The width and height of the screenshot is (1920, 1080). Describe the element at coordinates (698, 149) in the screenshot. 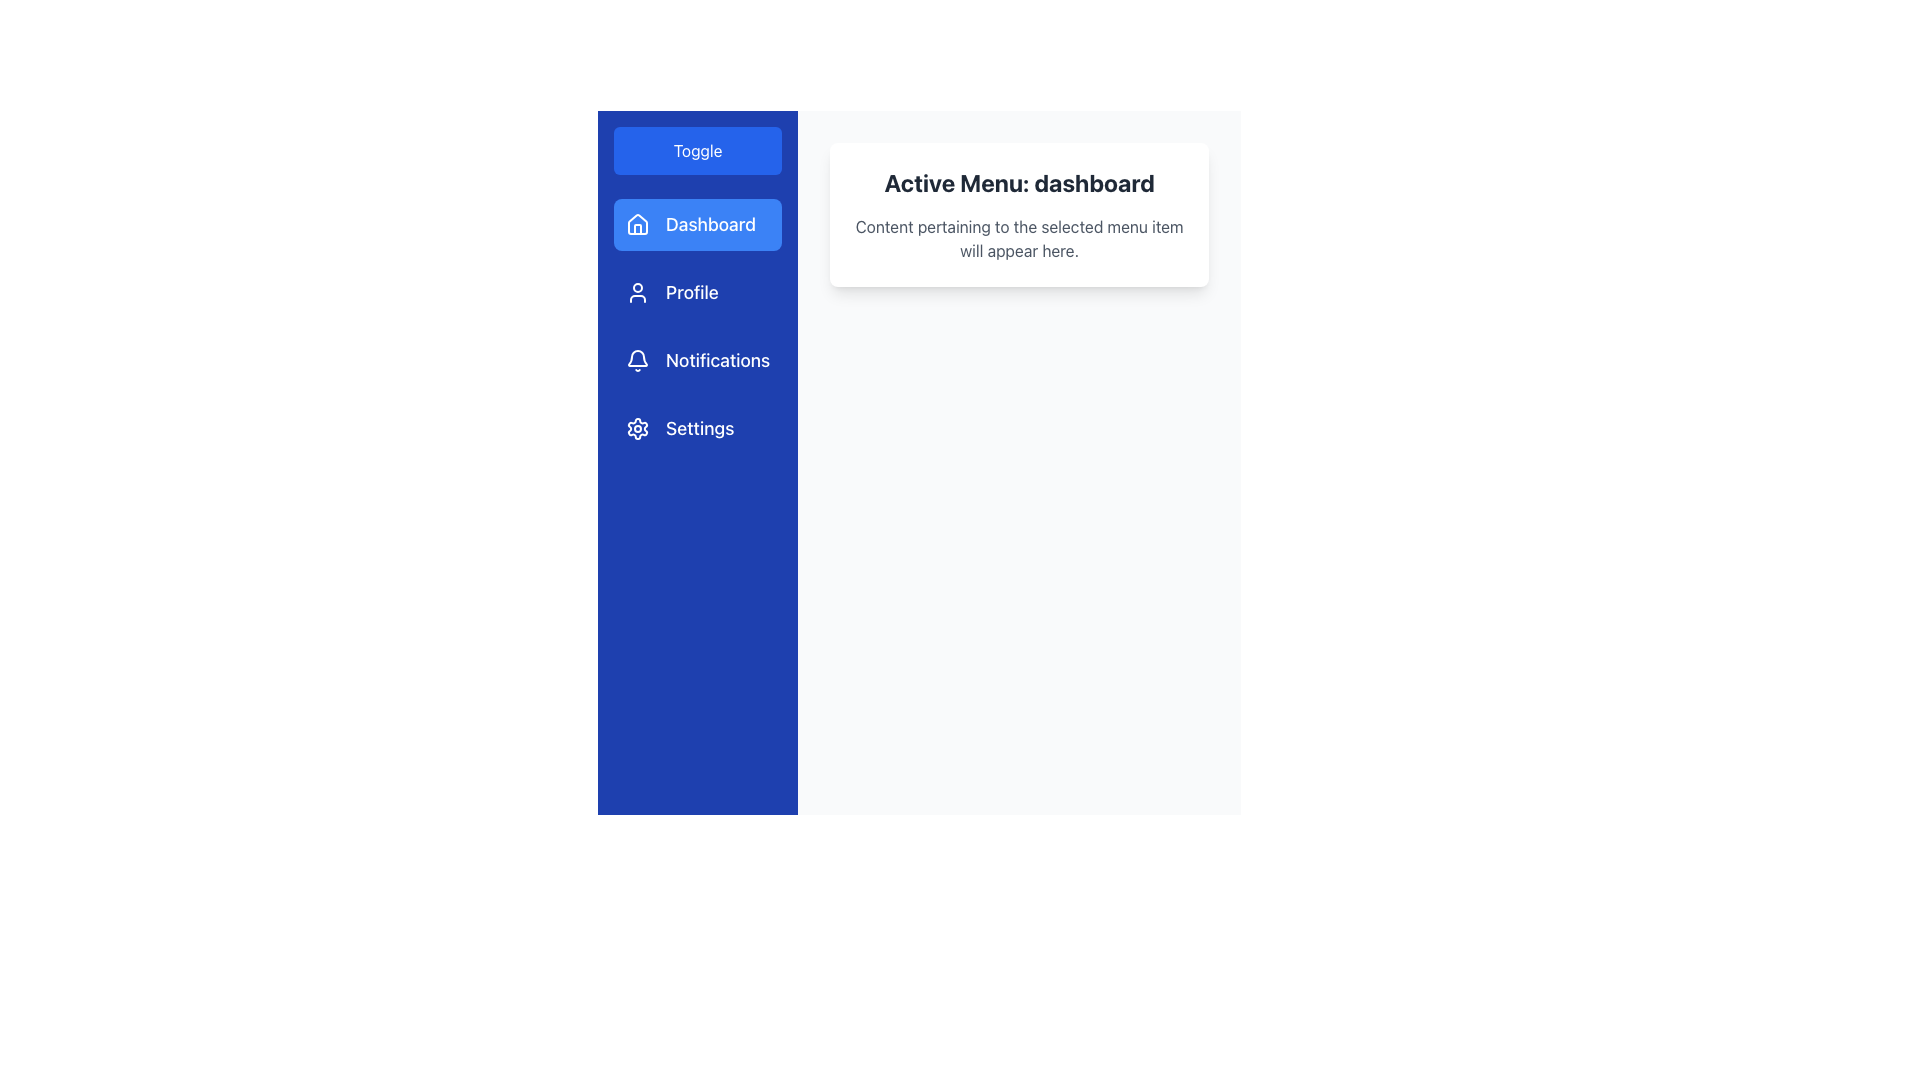

I see `the toggle button located at the top of the sidebar menu to show or hide the sidebar` at that location.